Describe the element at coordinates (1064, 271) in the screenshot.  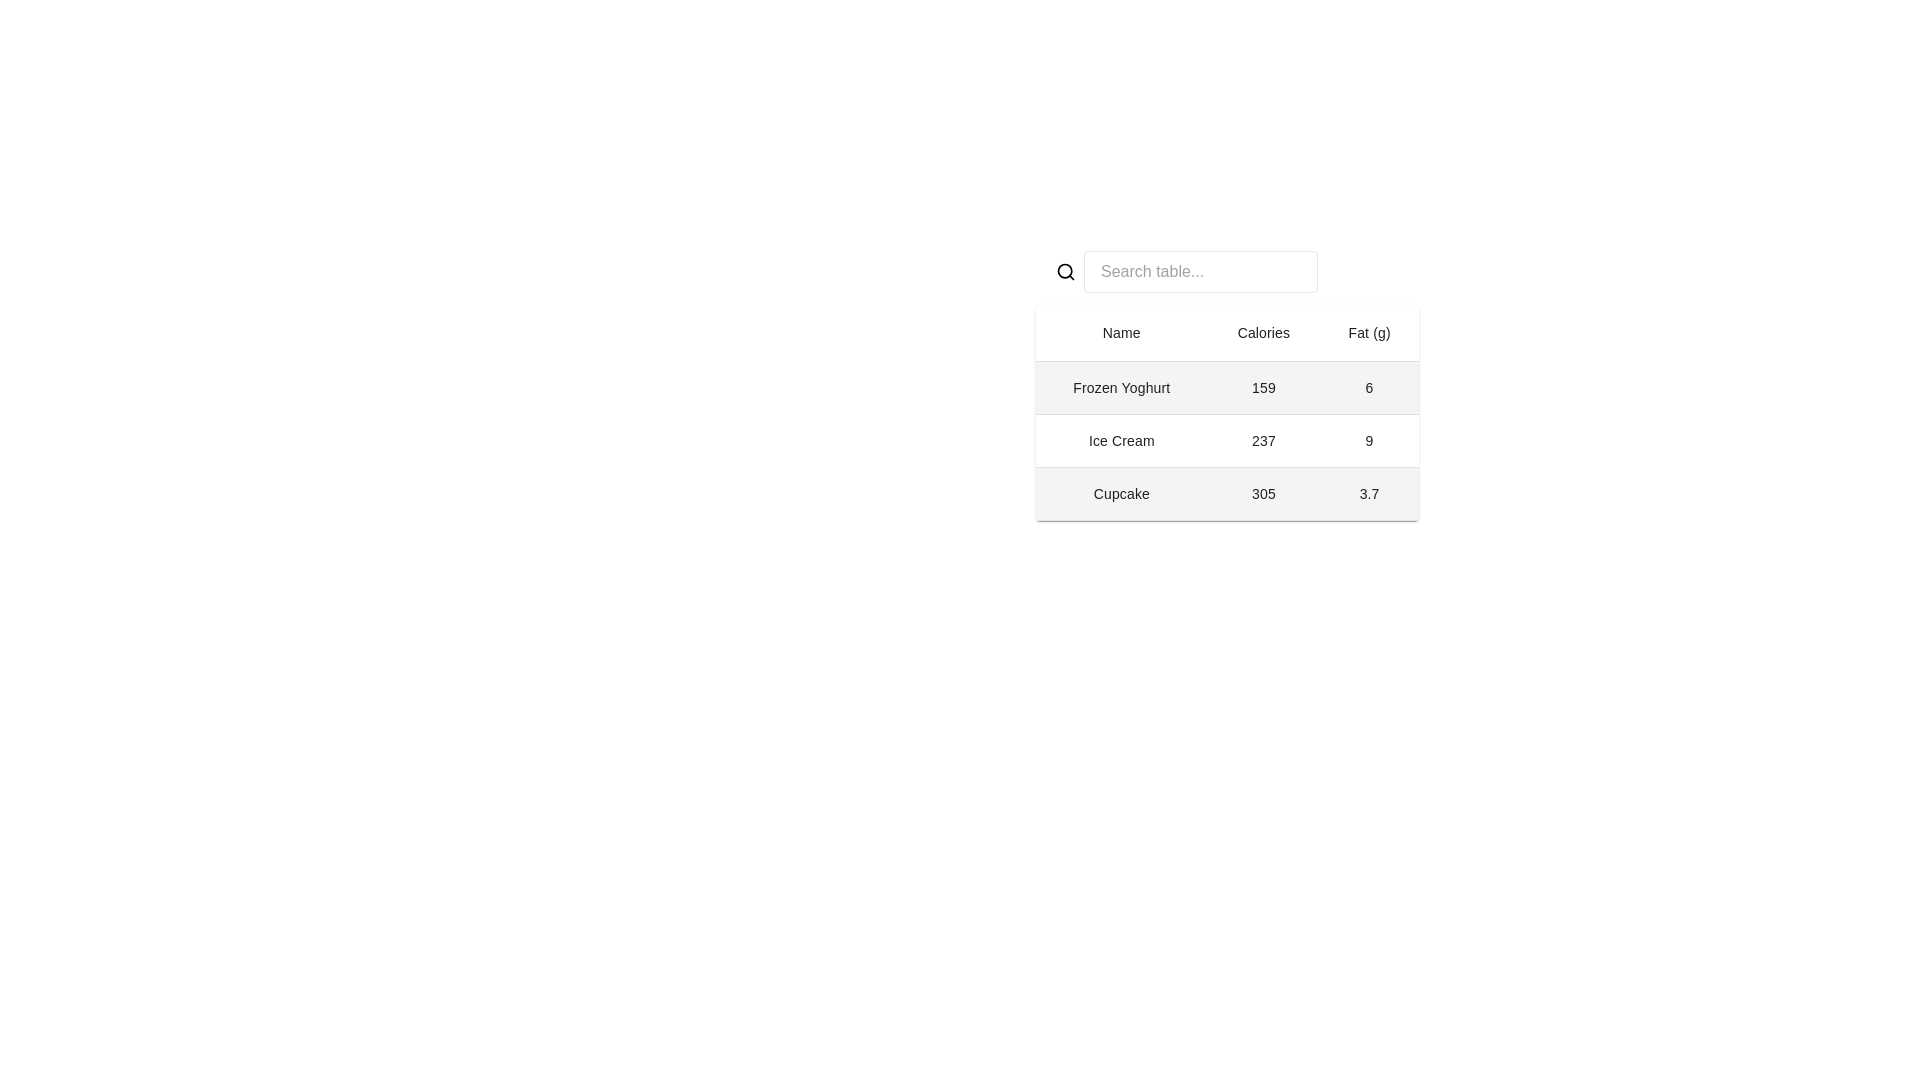
I see `the circular part of the magnifying glass icon located to the left of the search bar labeled 'Search table...'` at that location.